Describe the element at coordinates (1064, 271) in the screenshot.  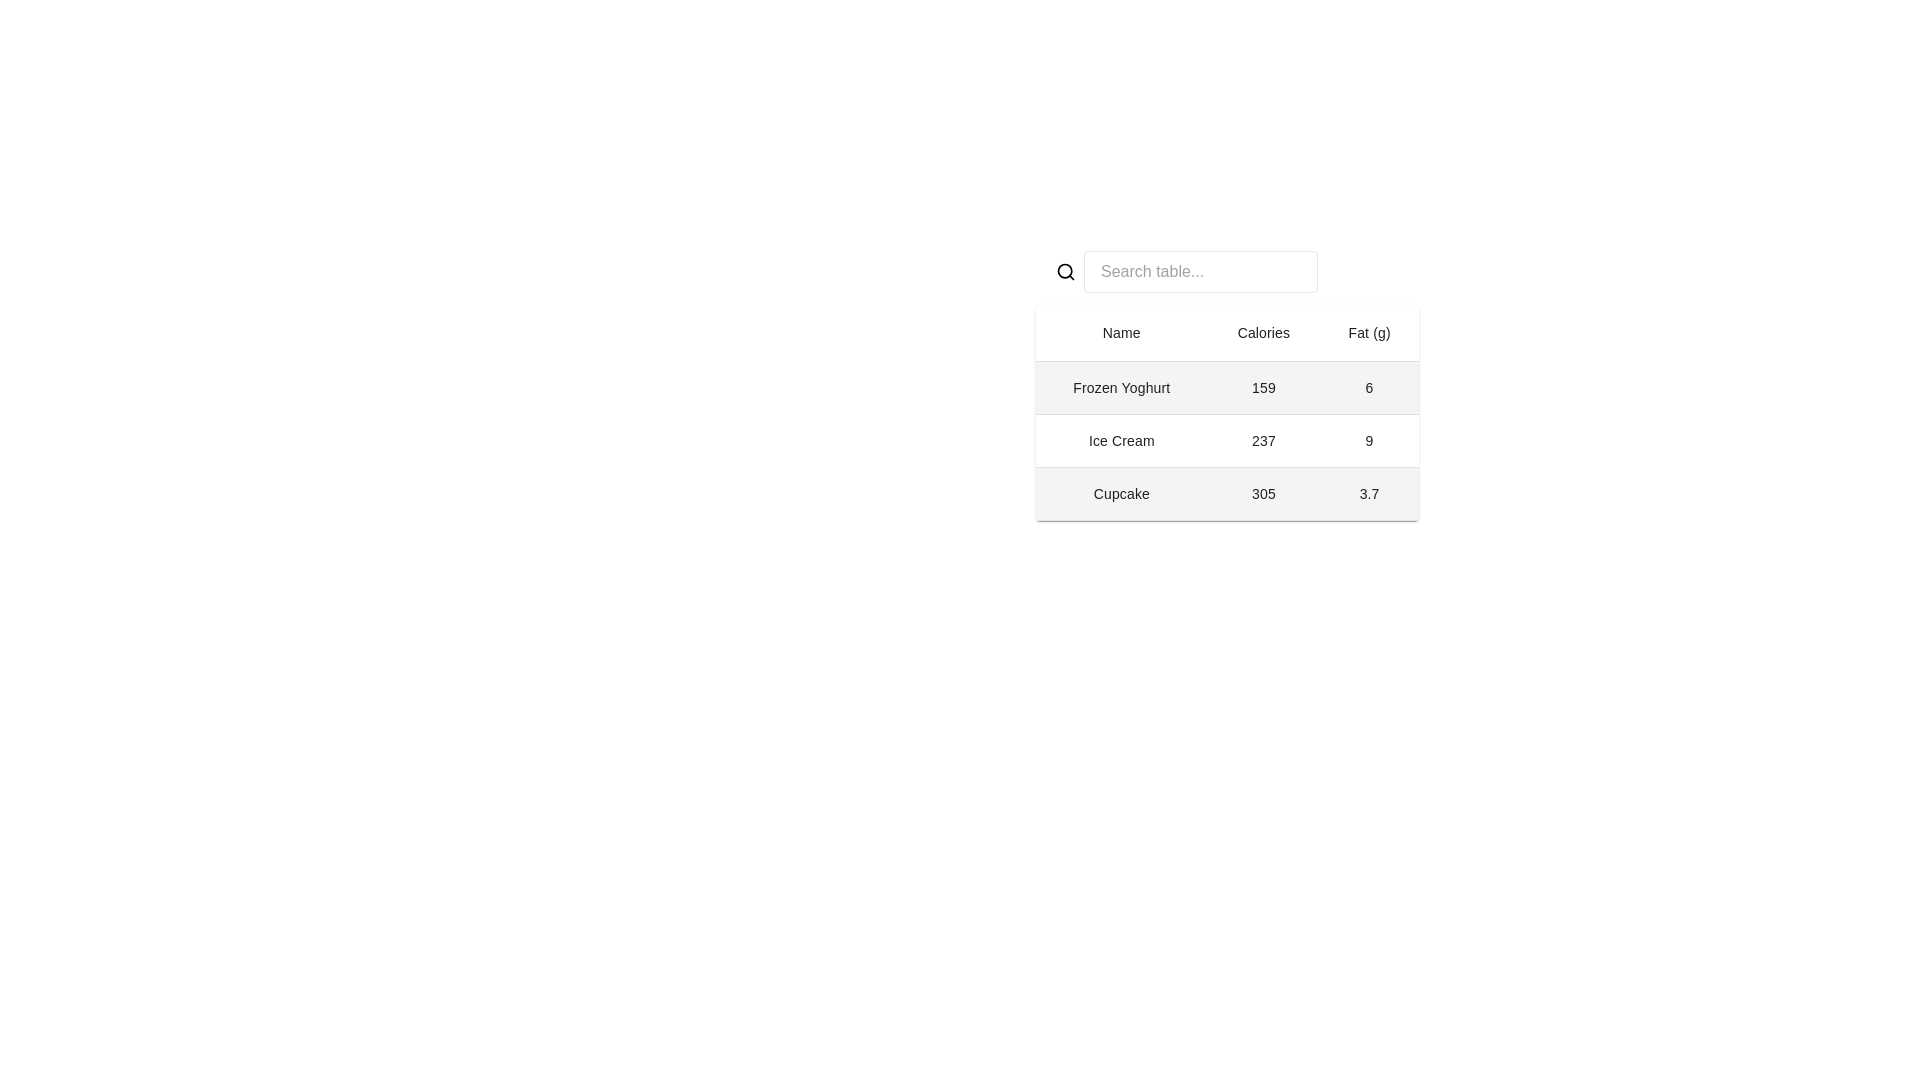
I see `the circular part of the magnifying glass icon located to the left of the search bar labeled 'Search table...'` at that location.